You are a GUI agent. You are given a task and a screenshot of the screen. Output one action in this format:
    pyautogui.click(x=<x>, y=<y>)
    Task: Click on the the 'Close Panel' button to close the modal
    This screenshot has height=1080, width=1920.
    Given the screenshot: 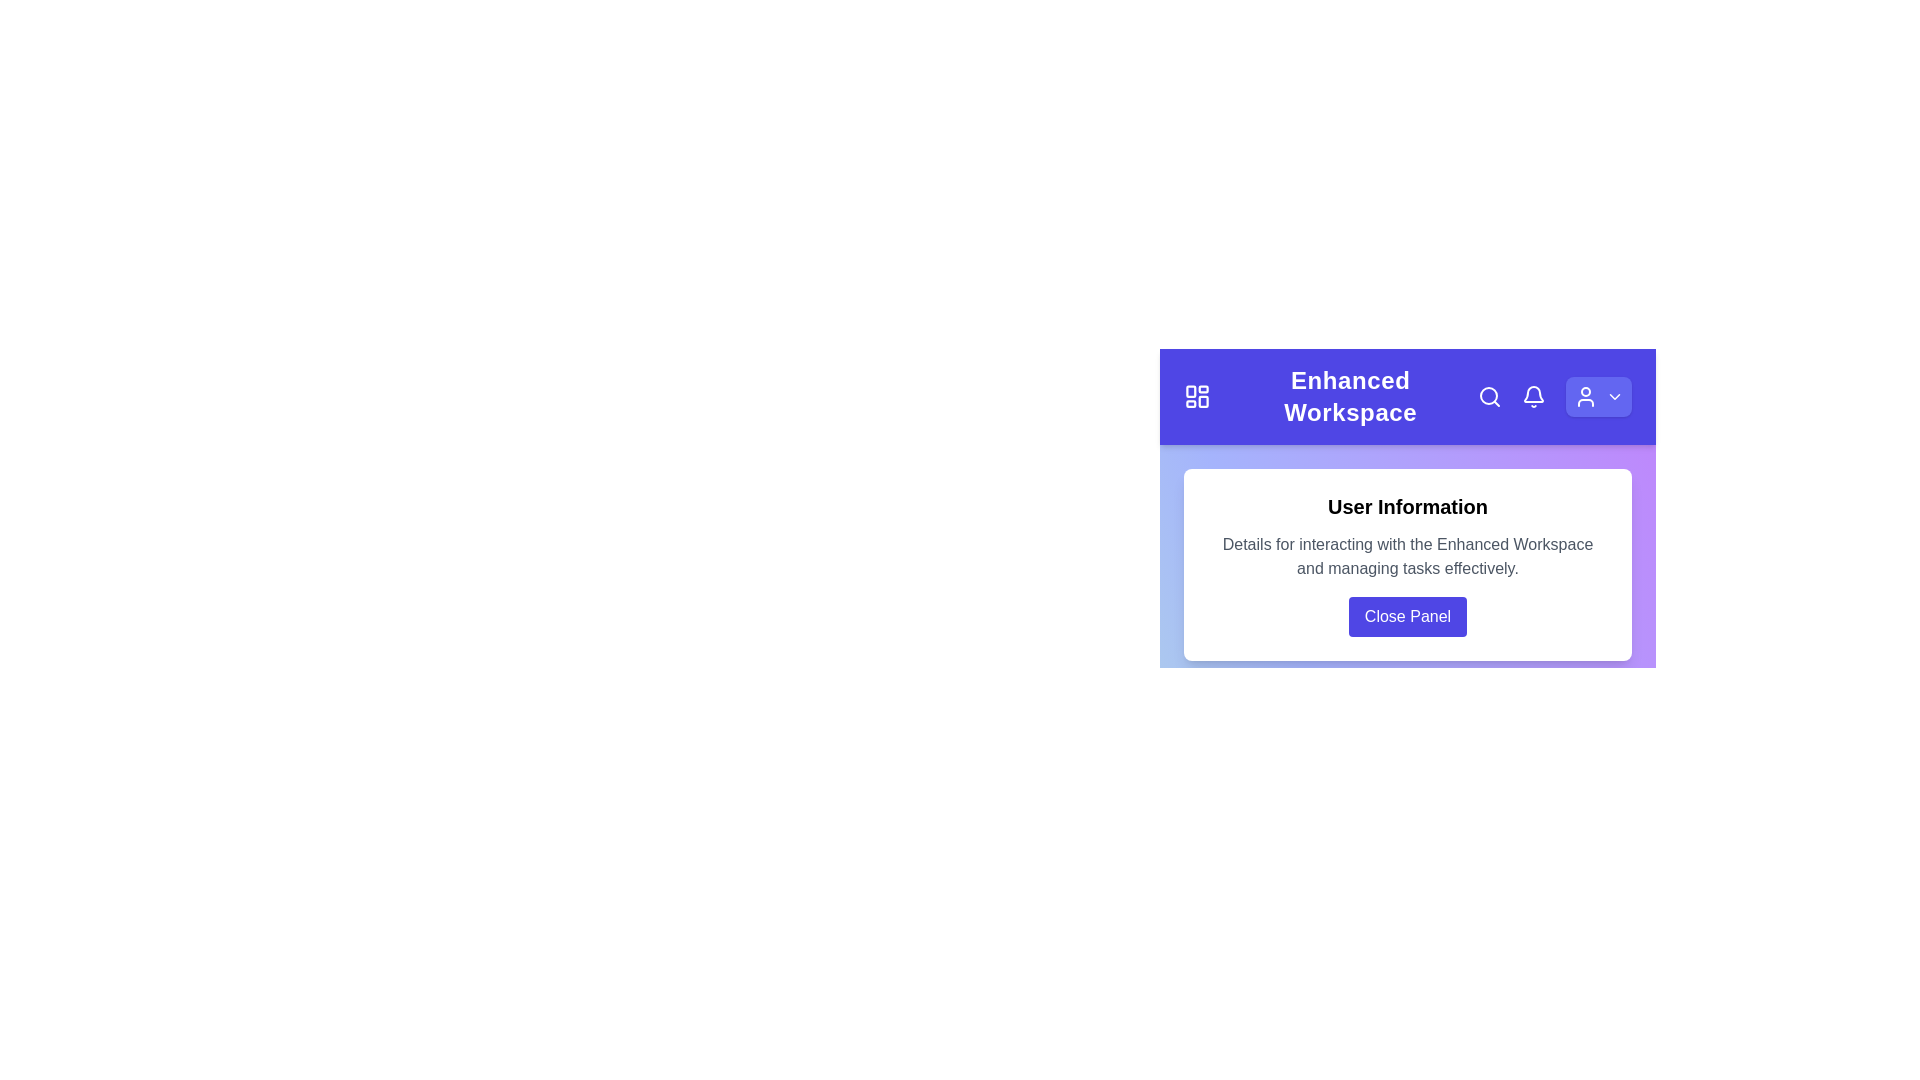 What is the action you would take?
    pyautogui.click(x=1406, y=616)
    